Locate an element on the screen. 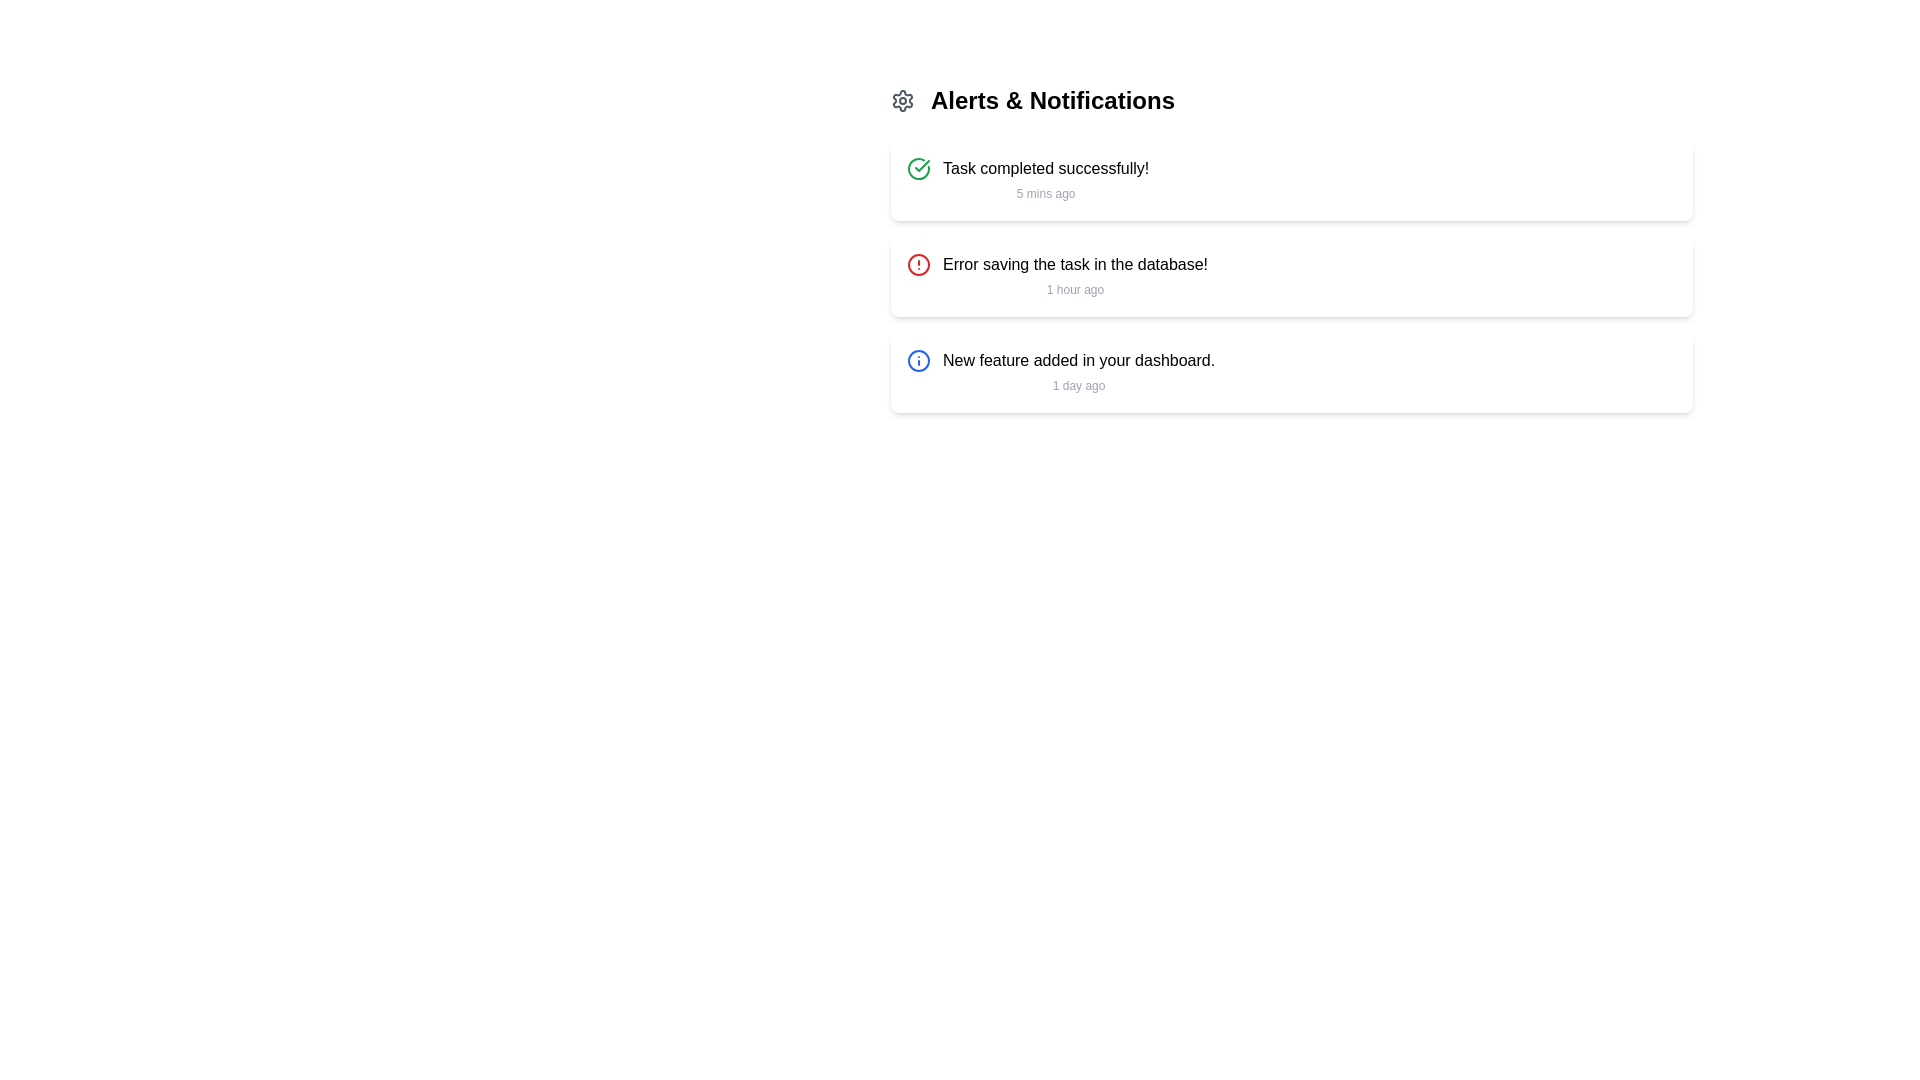 The width and height of the screenshot is (1920, 1080). the informational icon styled as a circled 'i' symbol, which is located at the left end of the notification card containing the text 'New feature added in your dashboard. 1 day ago' is located at coordinates (917, 361).